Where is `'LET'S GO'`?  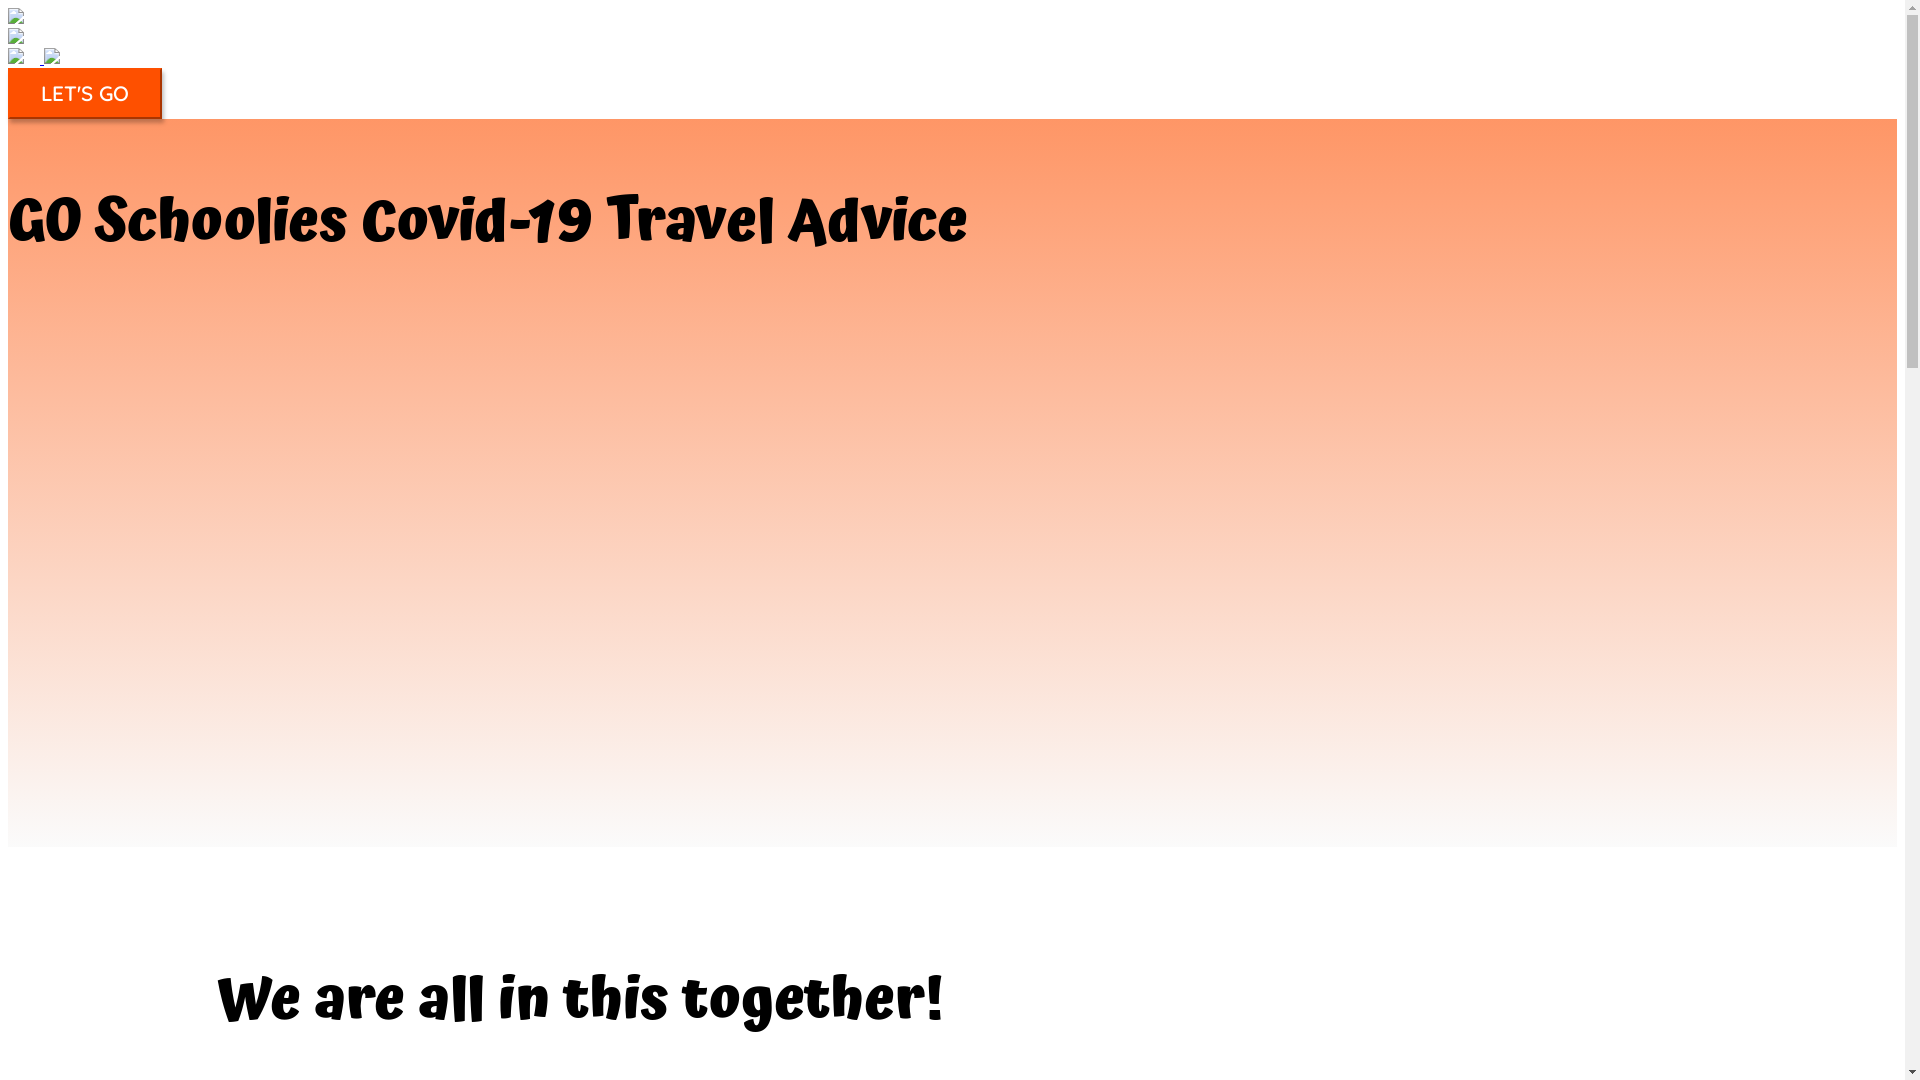
'LET'S GO' is located at coordinates (84, 93).